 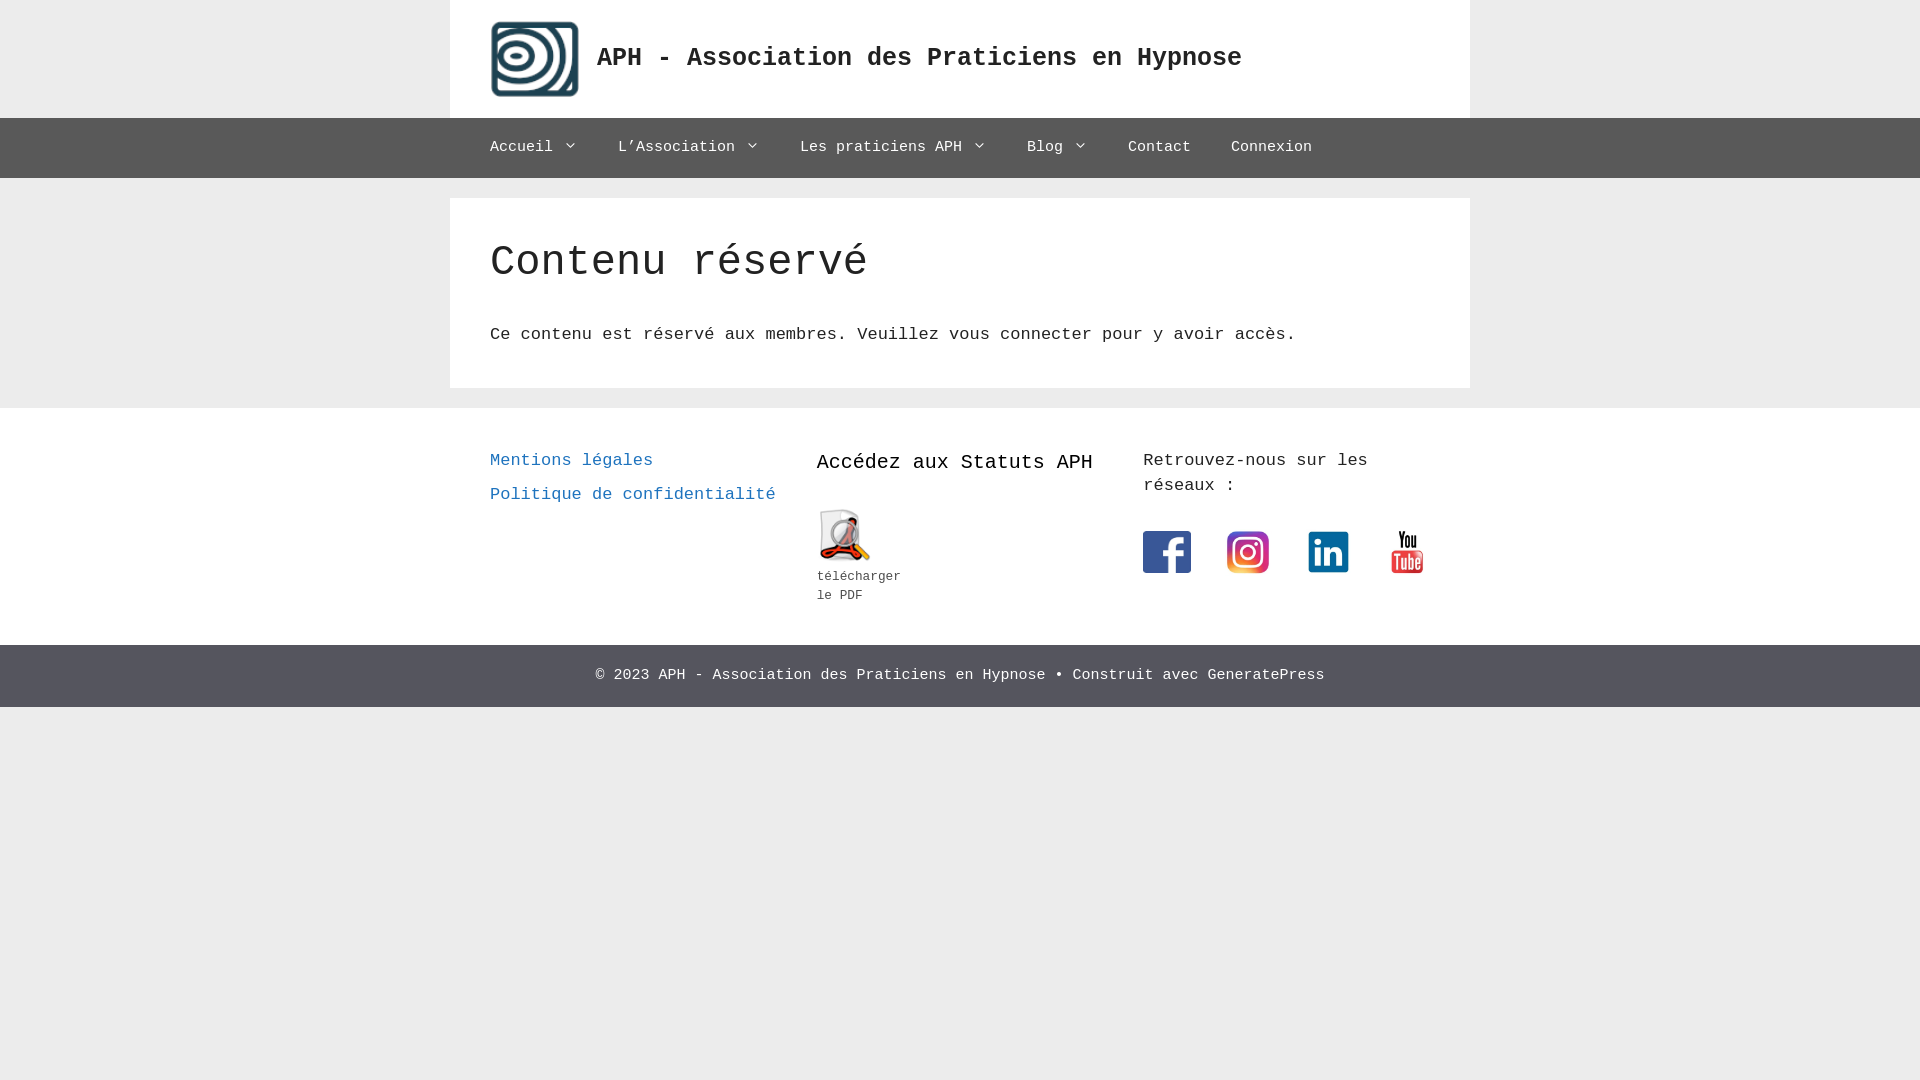 What do you see at coordinates (1007, 146) in the screenshot?
I see `'Blog'` at bounding box center [1007, 146].